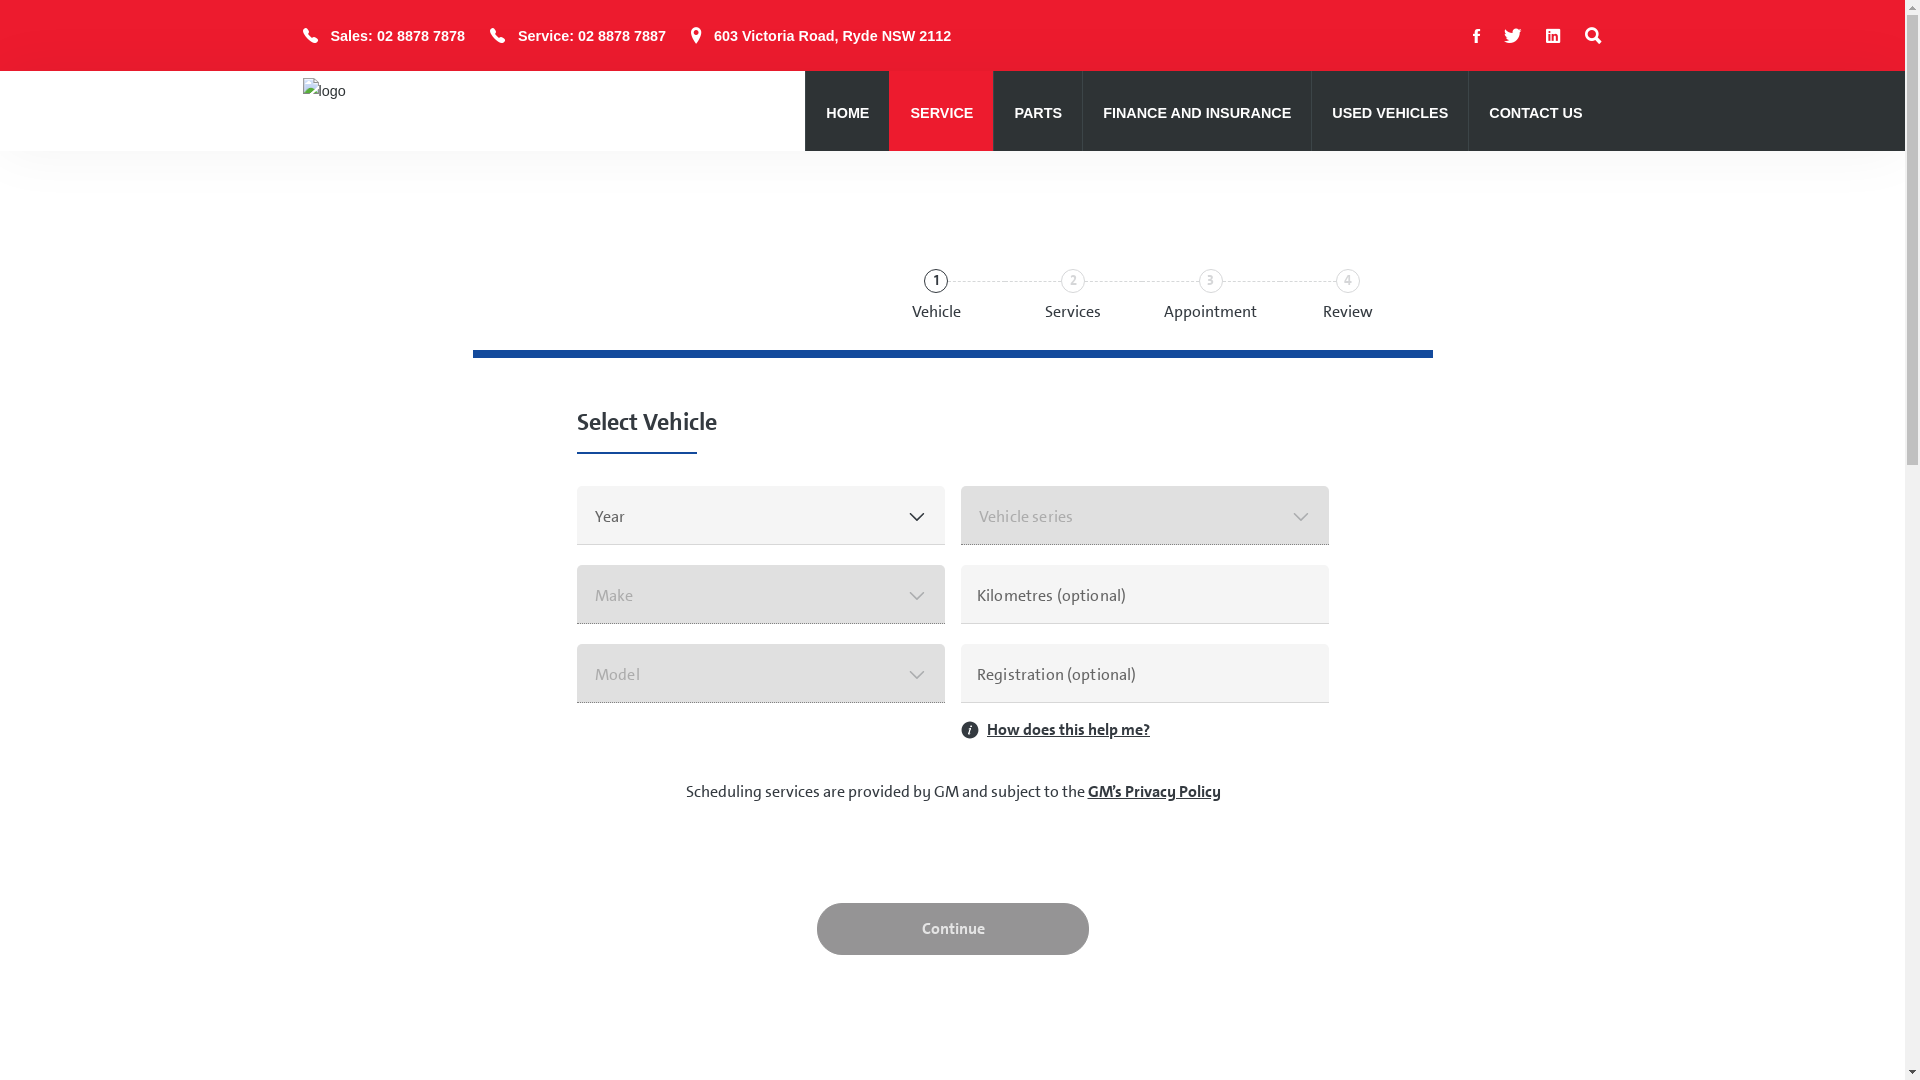  What do you see at coordinates (1389, 113) in the screenshot?
I see `'USED VEHICLES'` at bounding box center [1389, 113].